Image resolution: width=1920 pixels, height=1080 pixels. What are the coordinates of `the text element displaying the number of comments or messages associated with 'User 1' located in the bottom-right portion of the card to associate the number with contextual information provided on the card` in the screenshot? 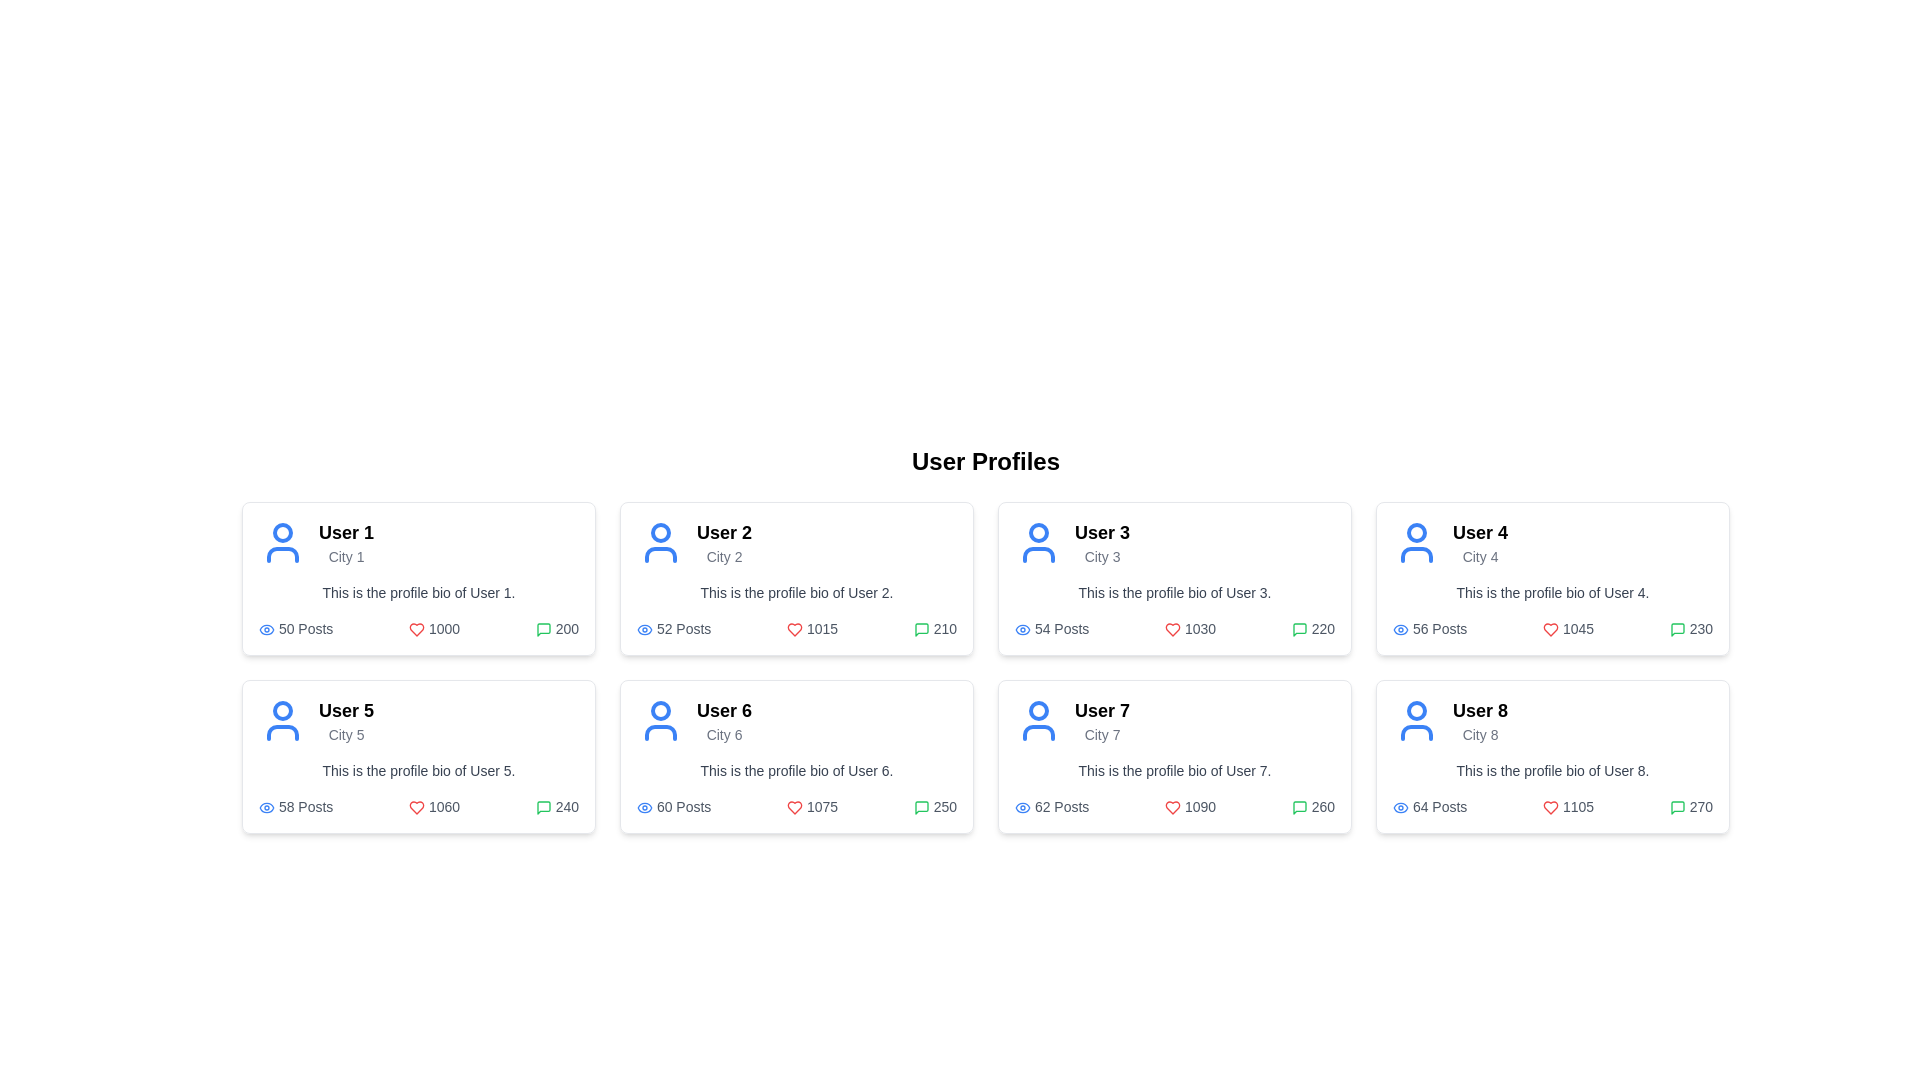 It's located at (557, 627).